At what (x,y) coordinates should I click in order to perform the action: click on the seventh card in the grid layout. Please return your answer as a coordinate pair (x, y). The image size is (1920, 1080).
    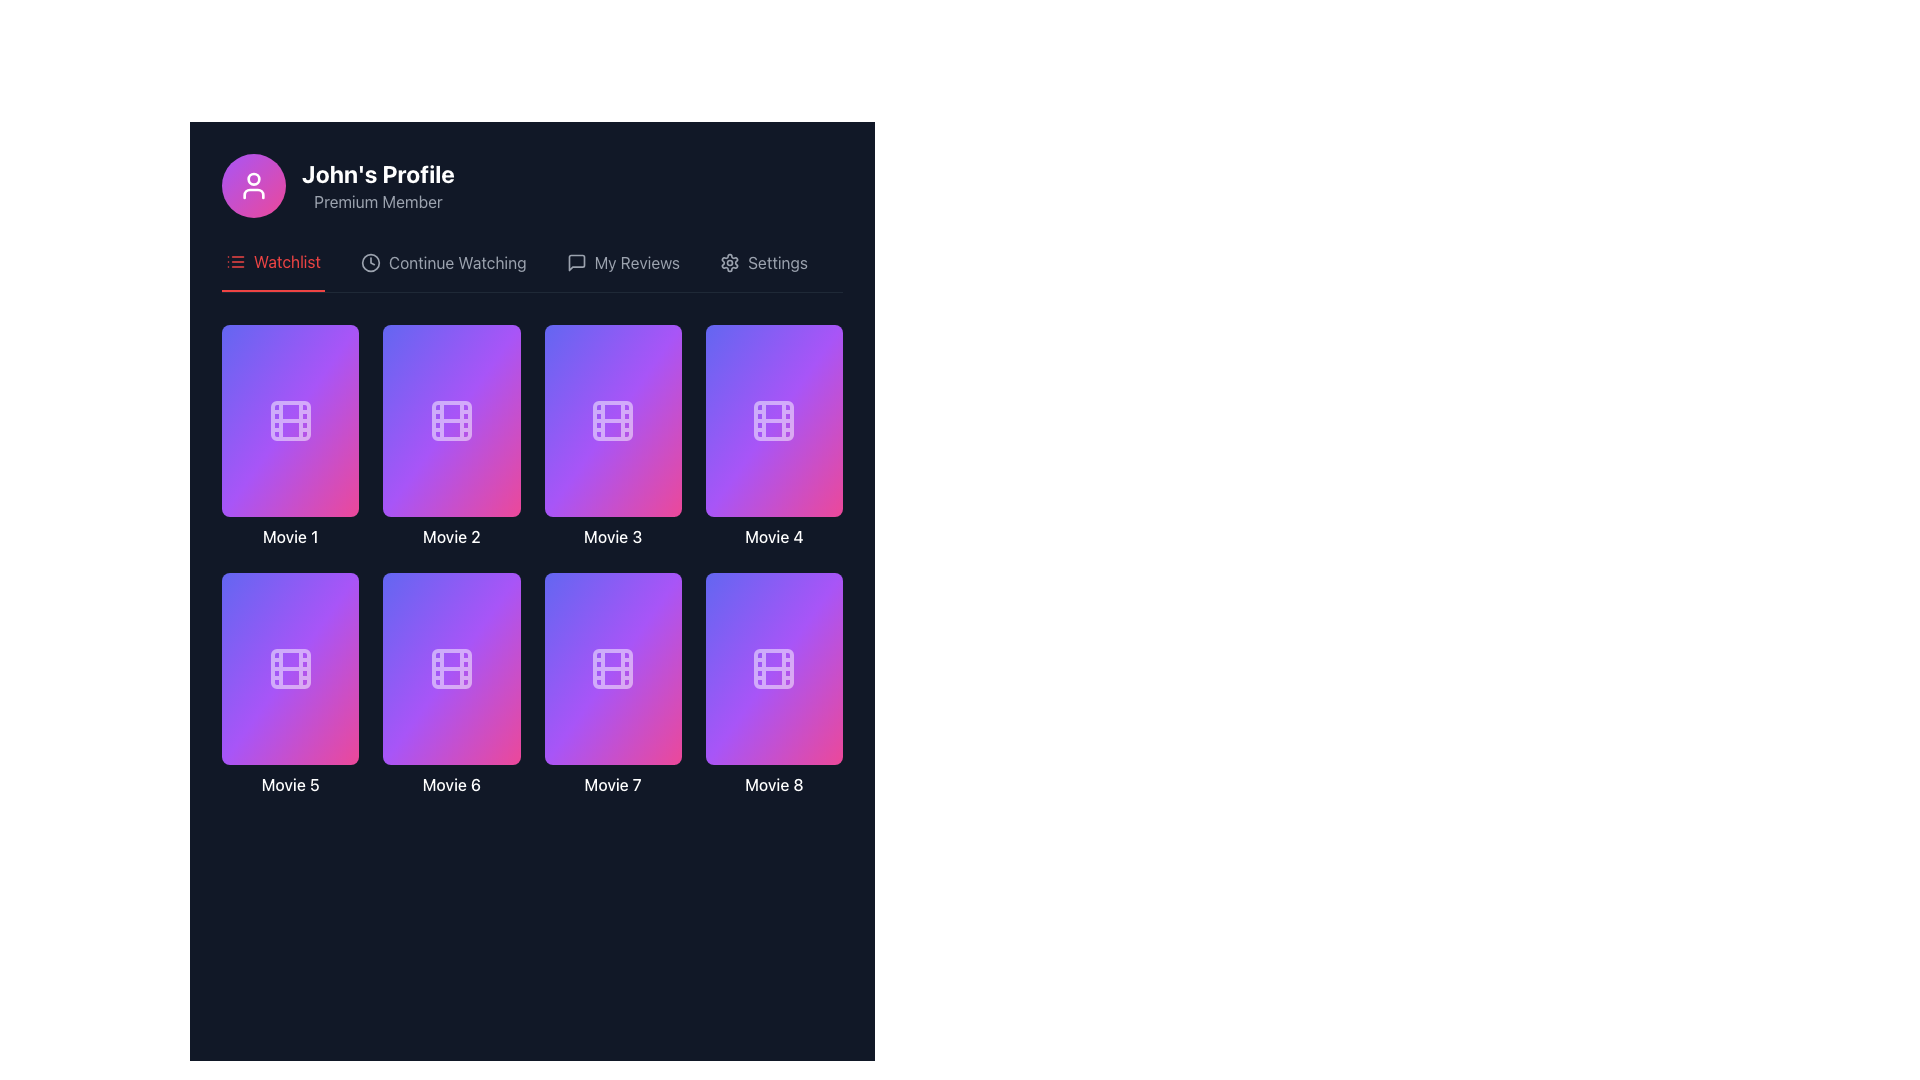
    Looking at the image, I should click on (612, 684).